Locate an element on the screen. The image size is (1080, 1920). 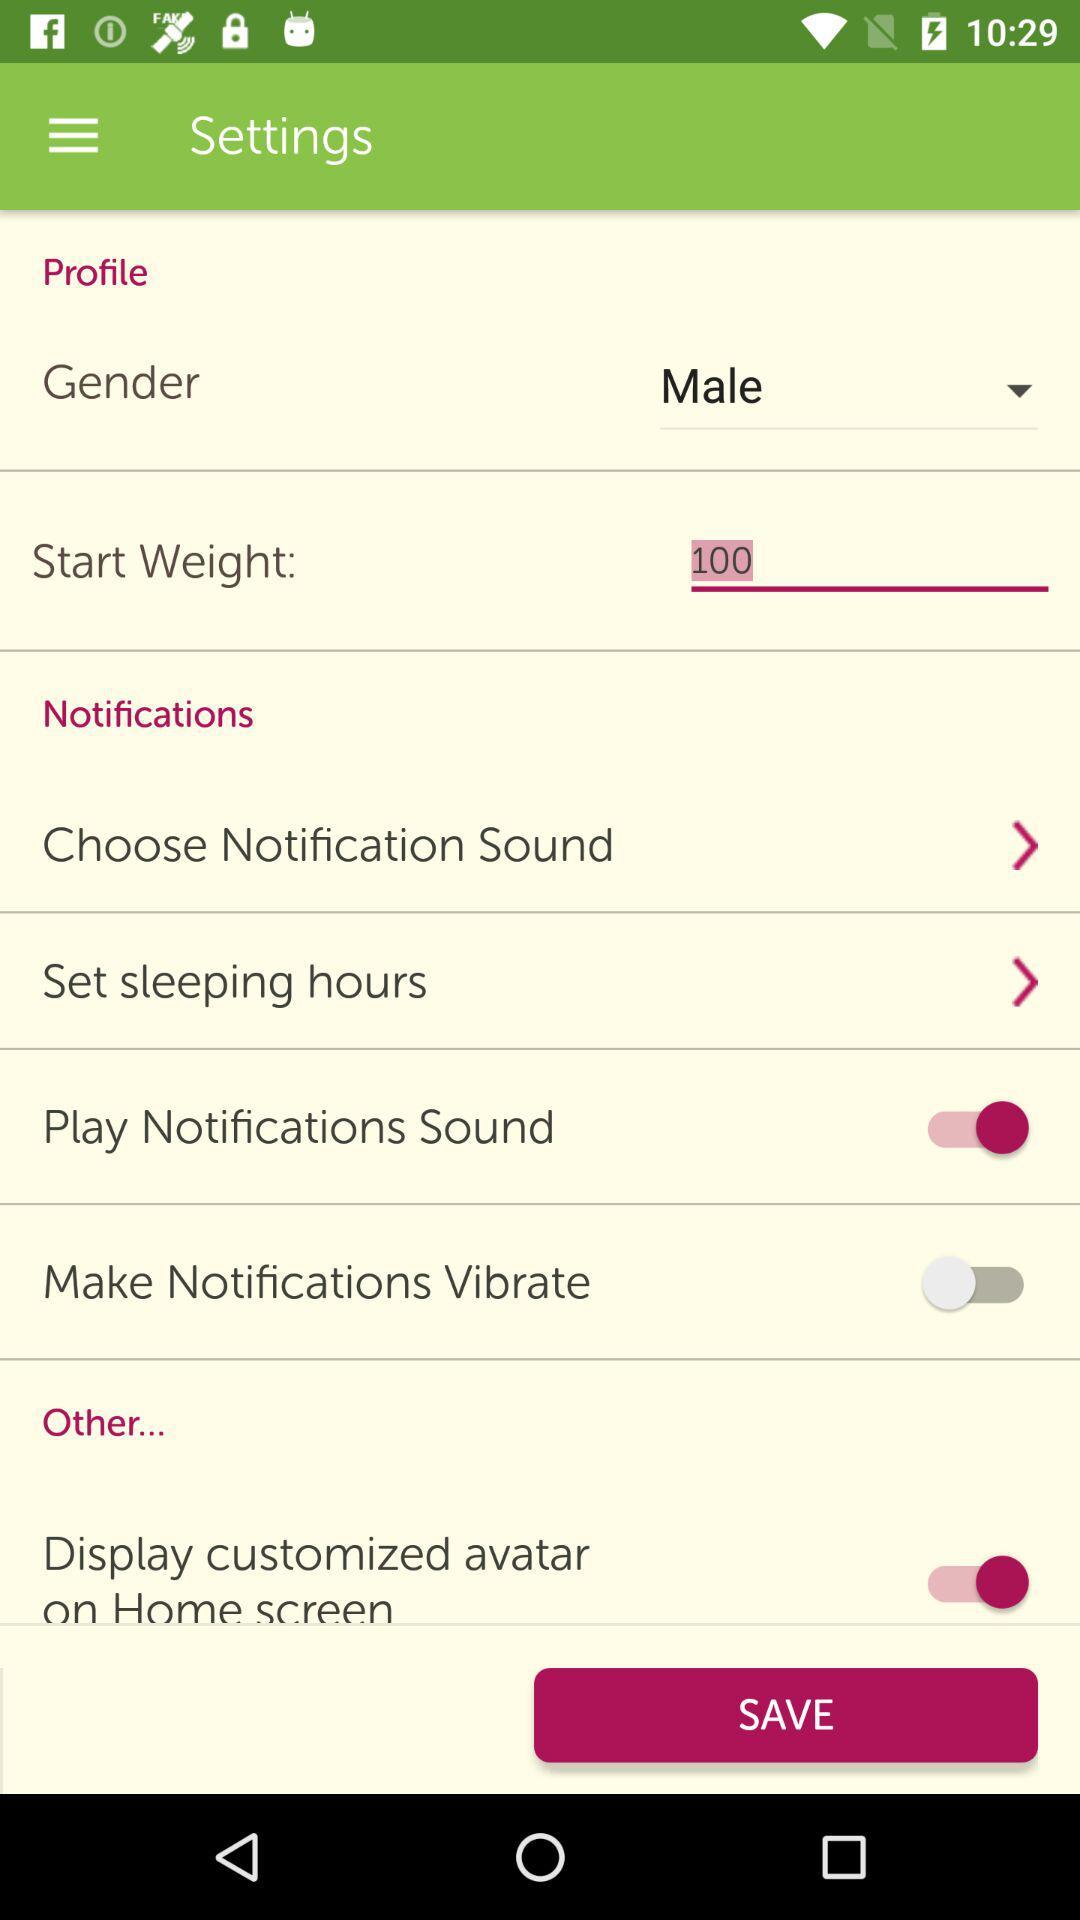
save icon is located at coordinates (785, 1714).